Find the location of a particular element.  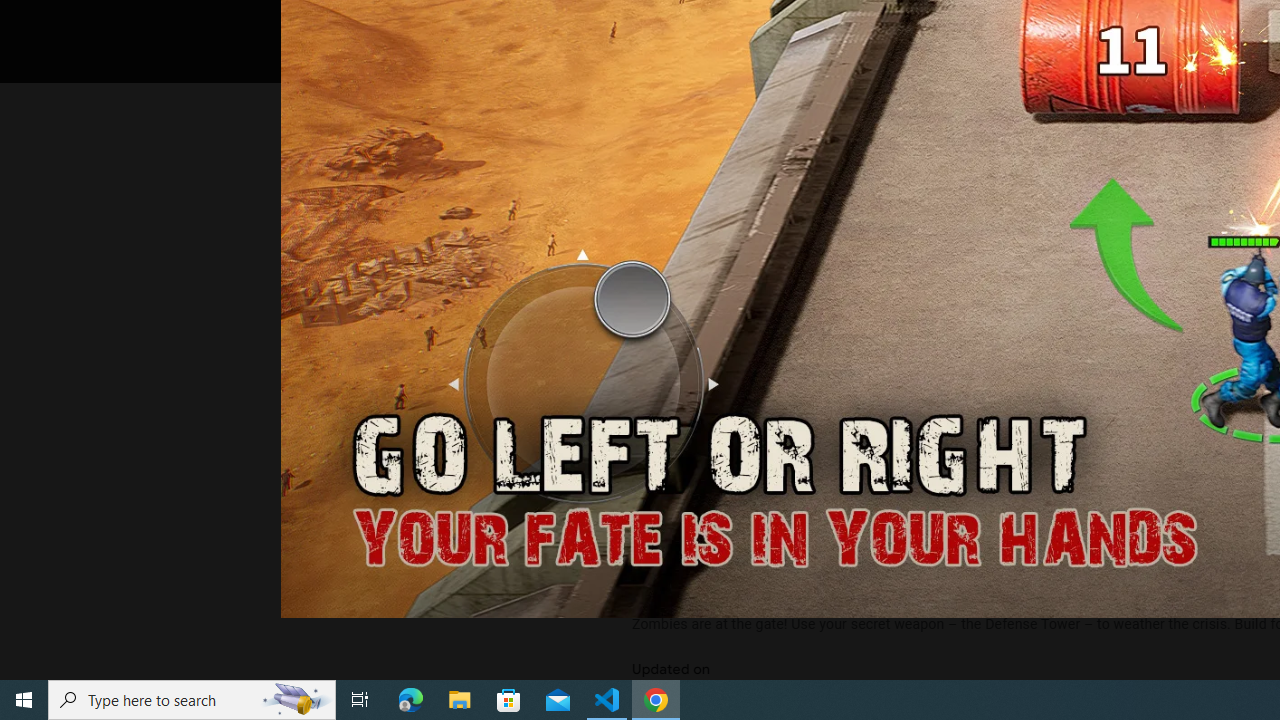

'See more information on About this game' is located at coordinates (830, 478).